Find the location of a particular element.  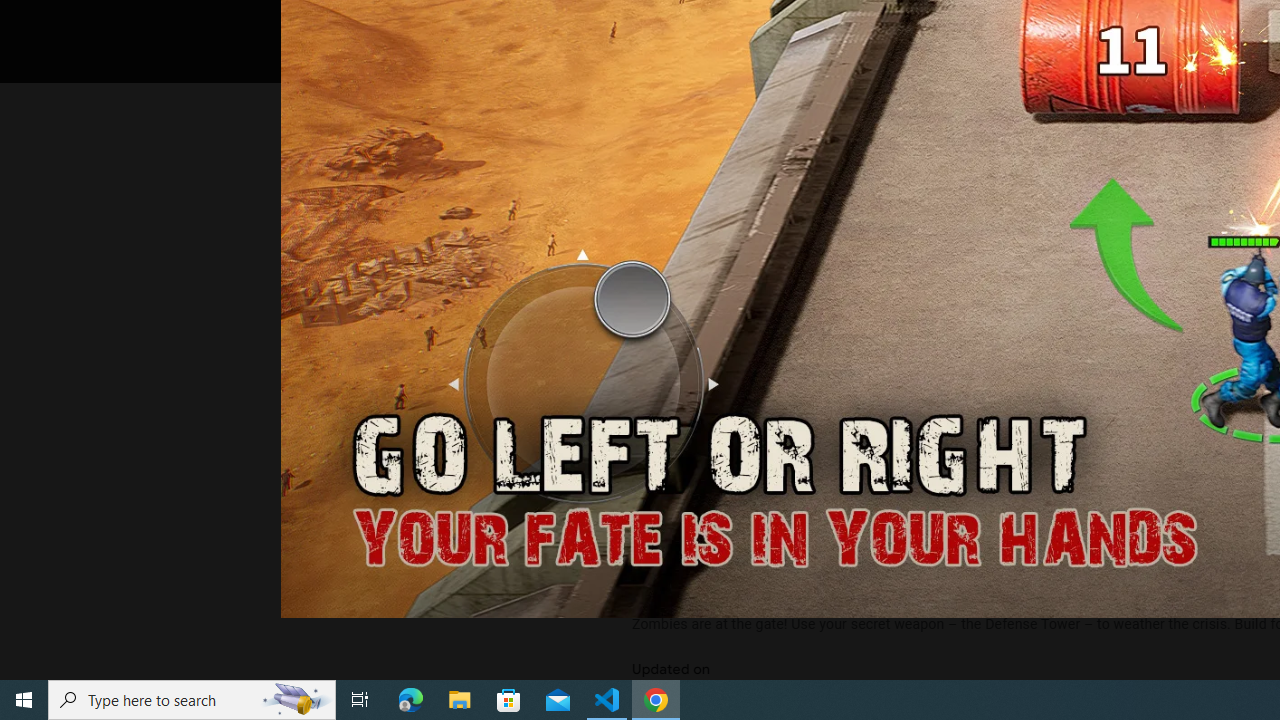

'See more information on About this game' is located at coordinates (830, 478).